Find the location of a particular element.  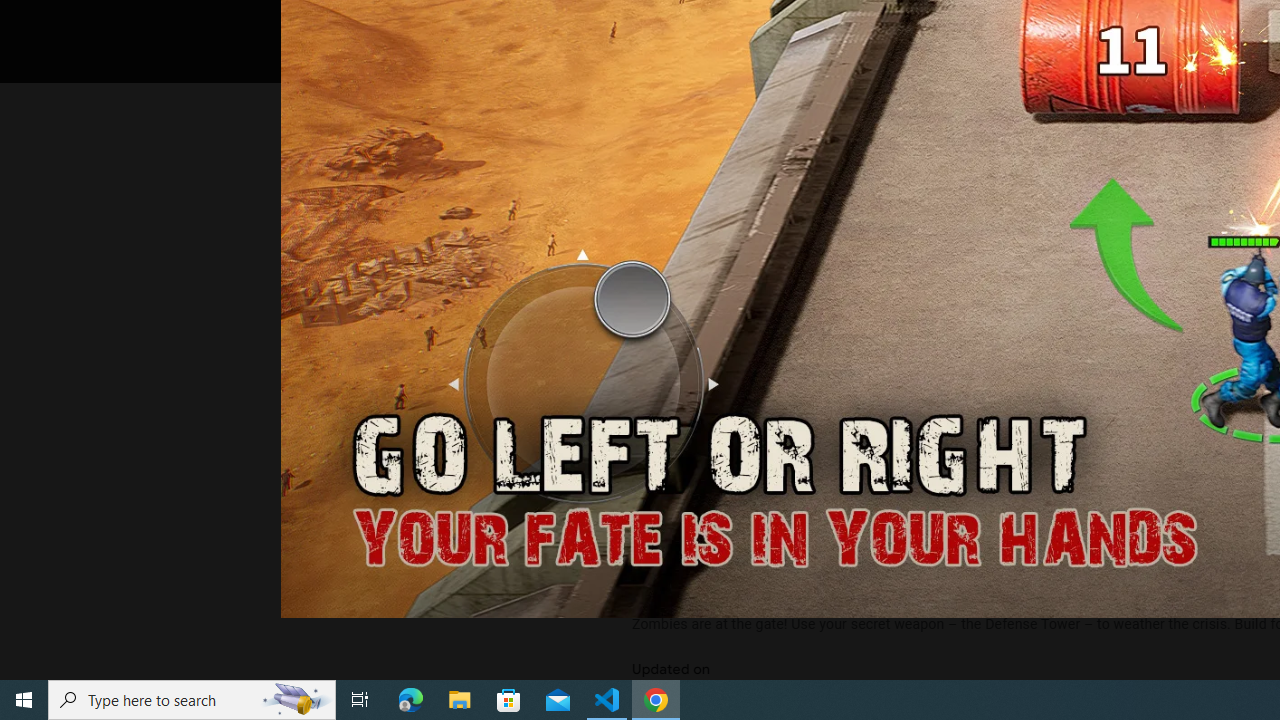

'See more information on About this game' is located at coordinates (830, 478).